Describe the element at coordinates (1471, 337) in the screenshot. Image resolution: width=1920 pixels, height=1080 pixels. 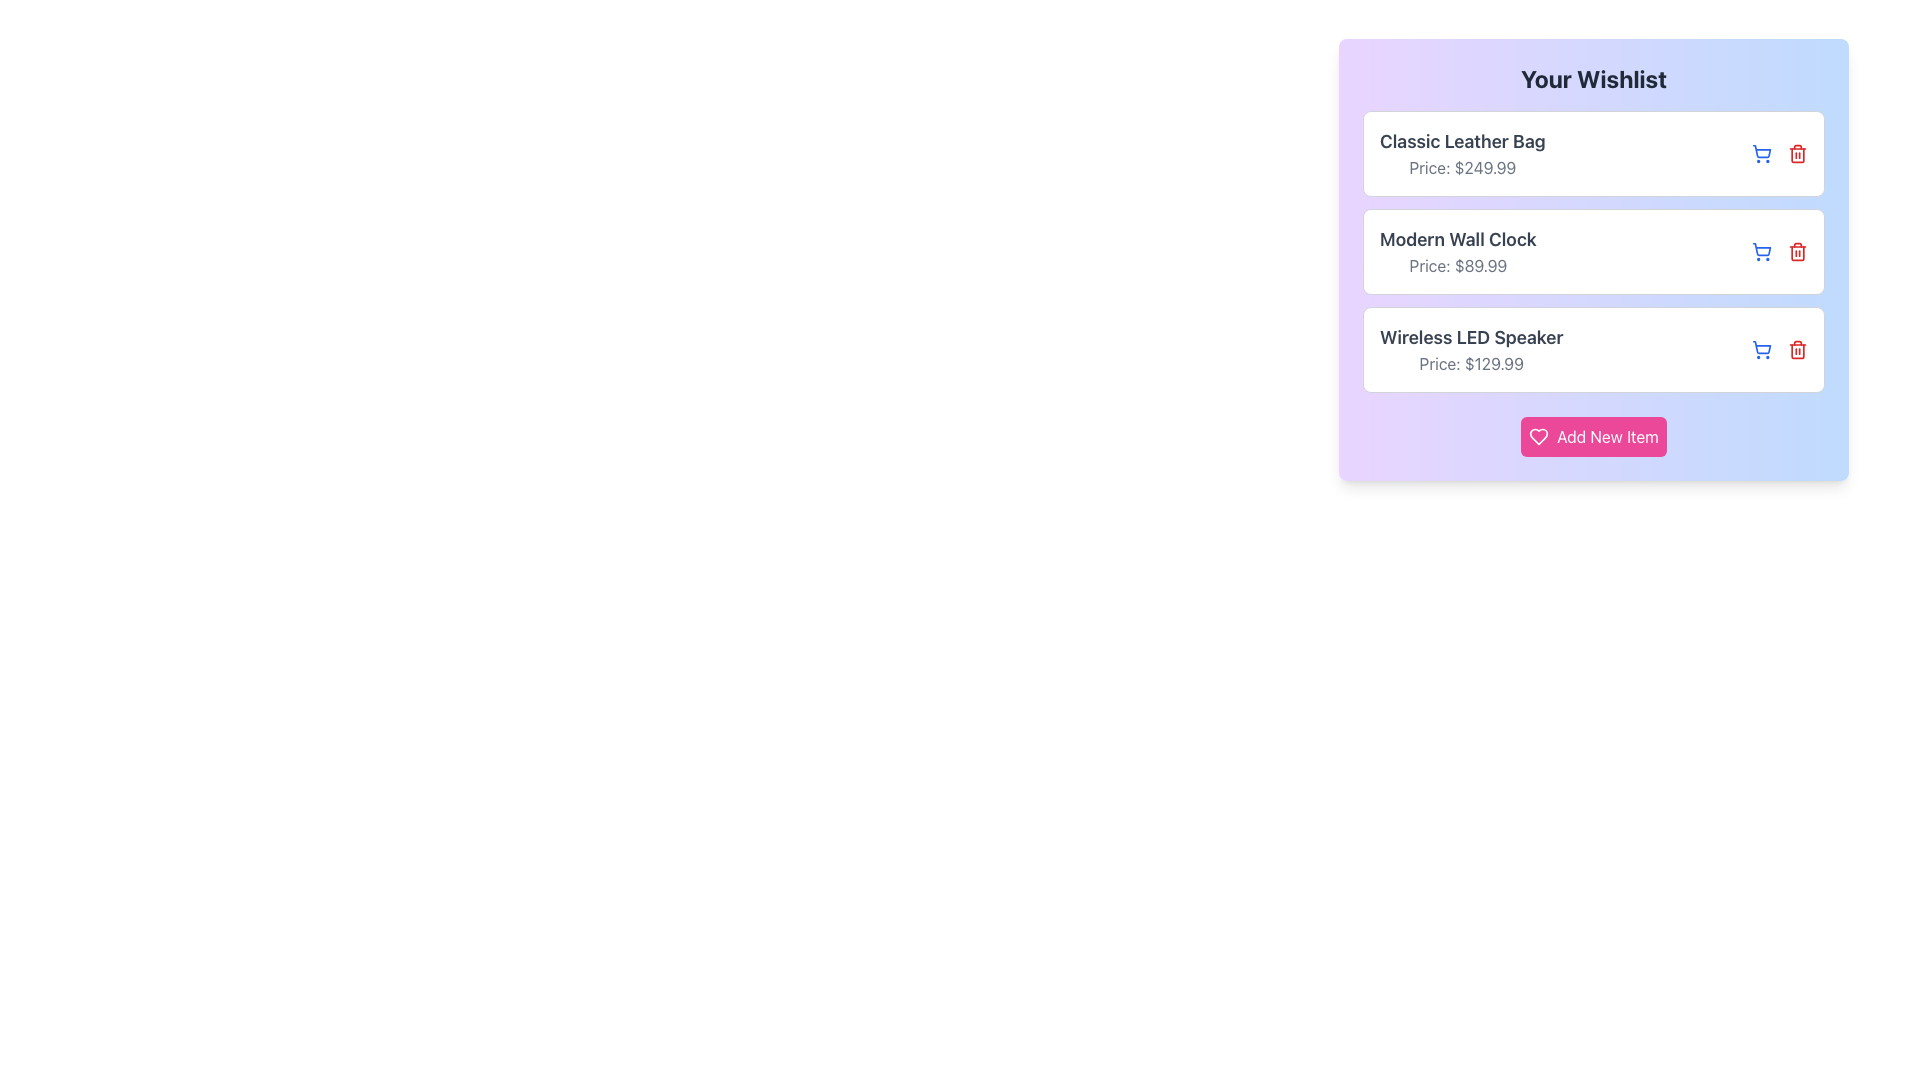
I see `the static text display element that shows 'Wireless LED Speaker', which is located in the bottom card of the 'Your Wishlist' section` at that location.